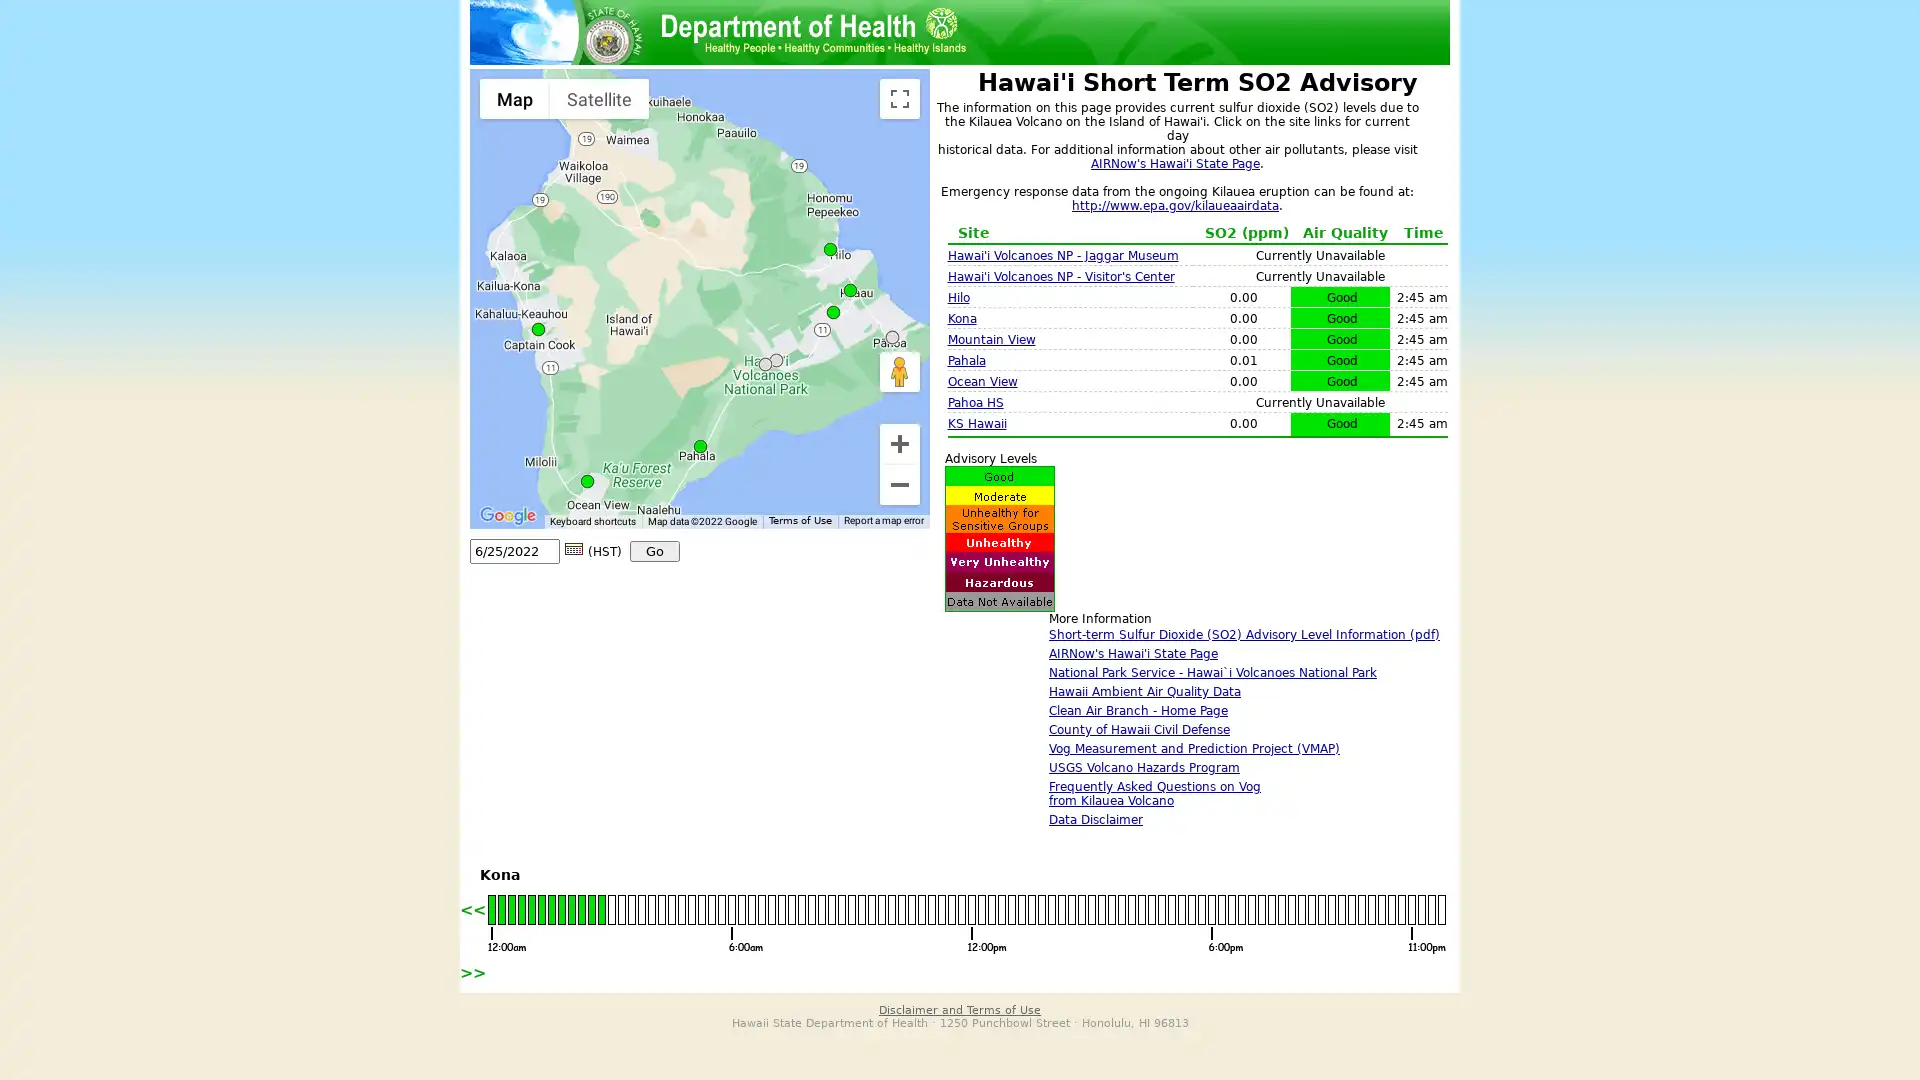 The width and height of the screenshot is (1920, 1080). Describe the element at coordinates (830, 248) in the screenshot. I see `Hilo: SO2 0.00 ppm (Good) on 06/25 at 02:45 am` at that location.